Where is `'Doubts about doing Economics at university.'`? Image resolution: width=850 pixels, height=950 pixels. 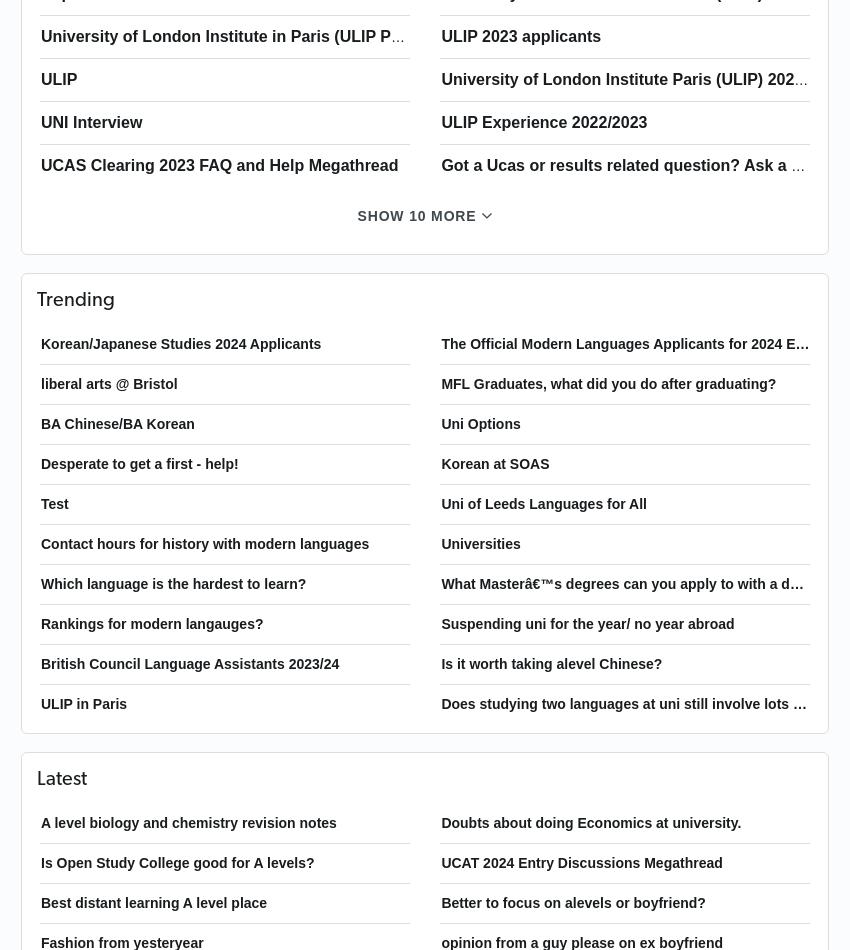
'Doubts about doing Economics at university.' is located at coordinates (439, 821).